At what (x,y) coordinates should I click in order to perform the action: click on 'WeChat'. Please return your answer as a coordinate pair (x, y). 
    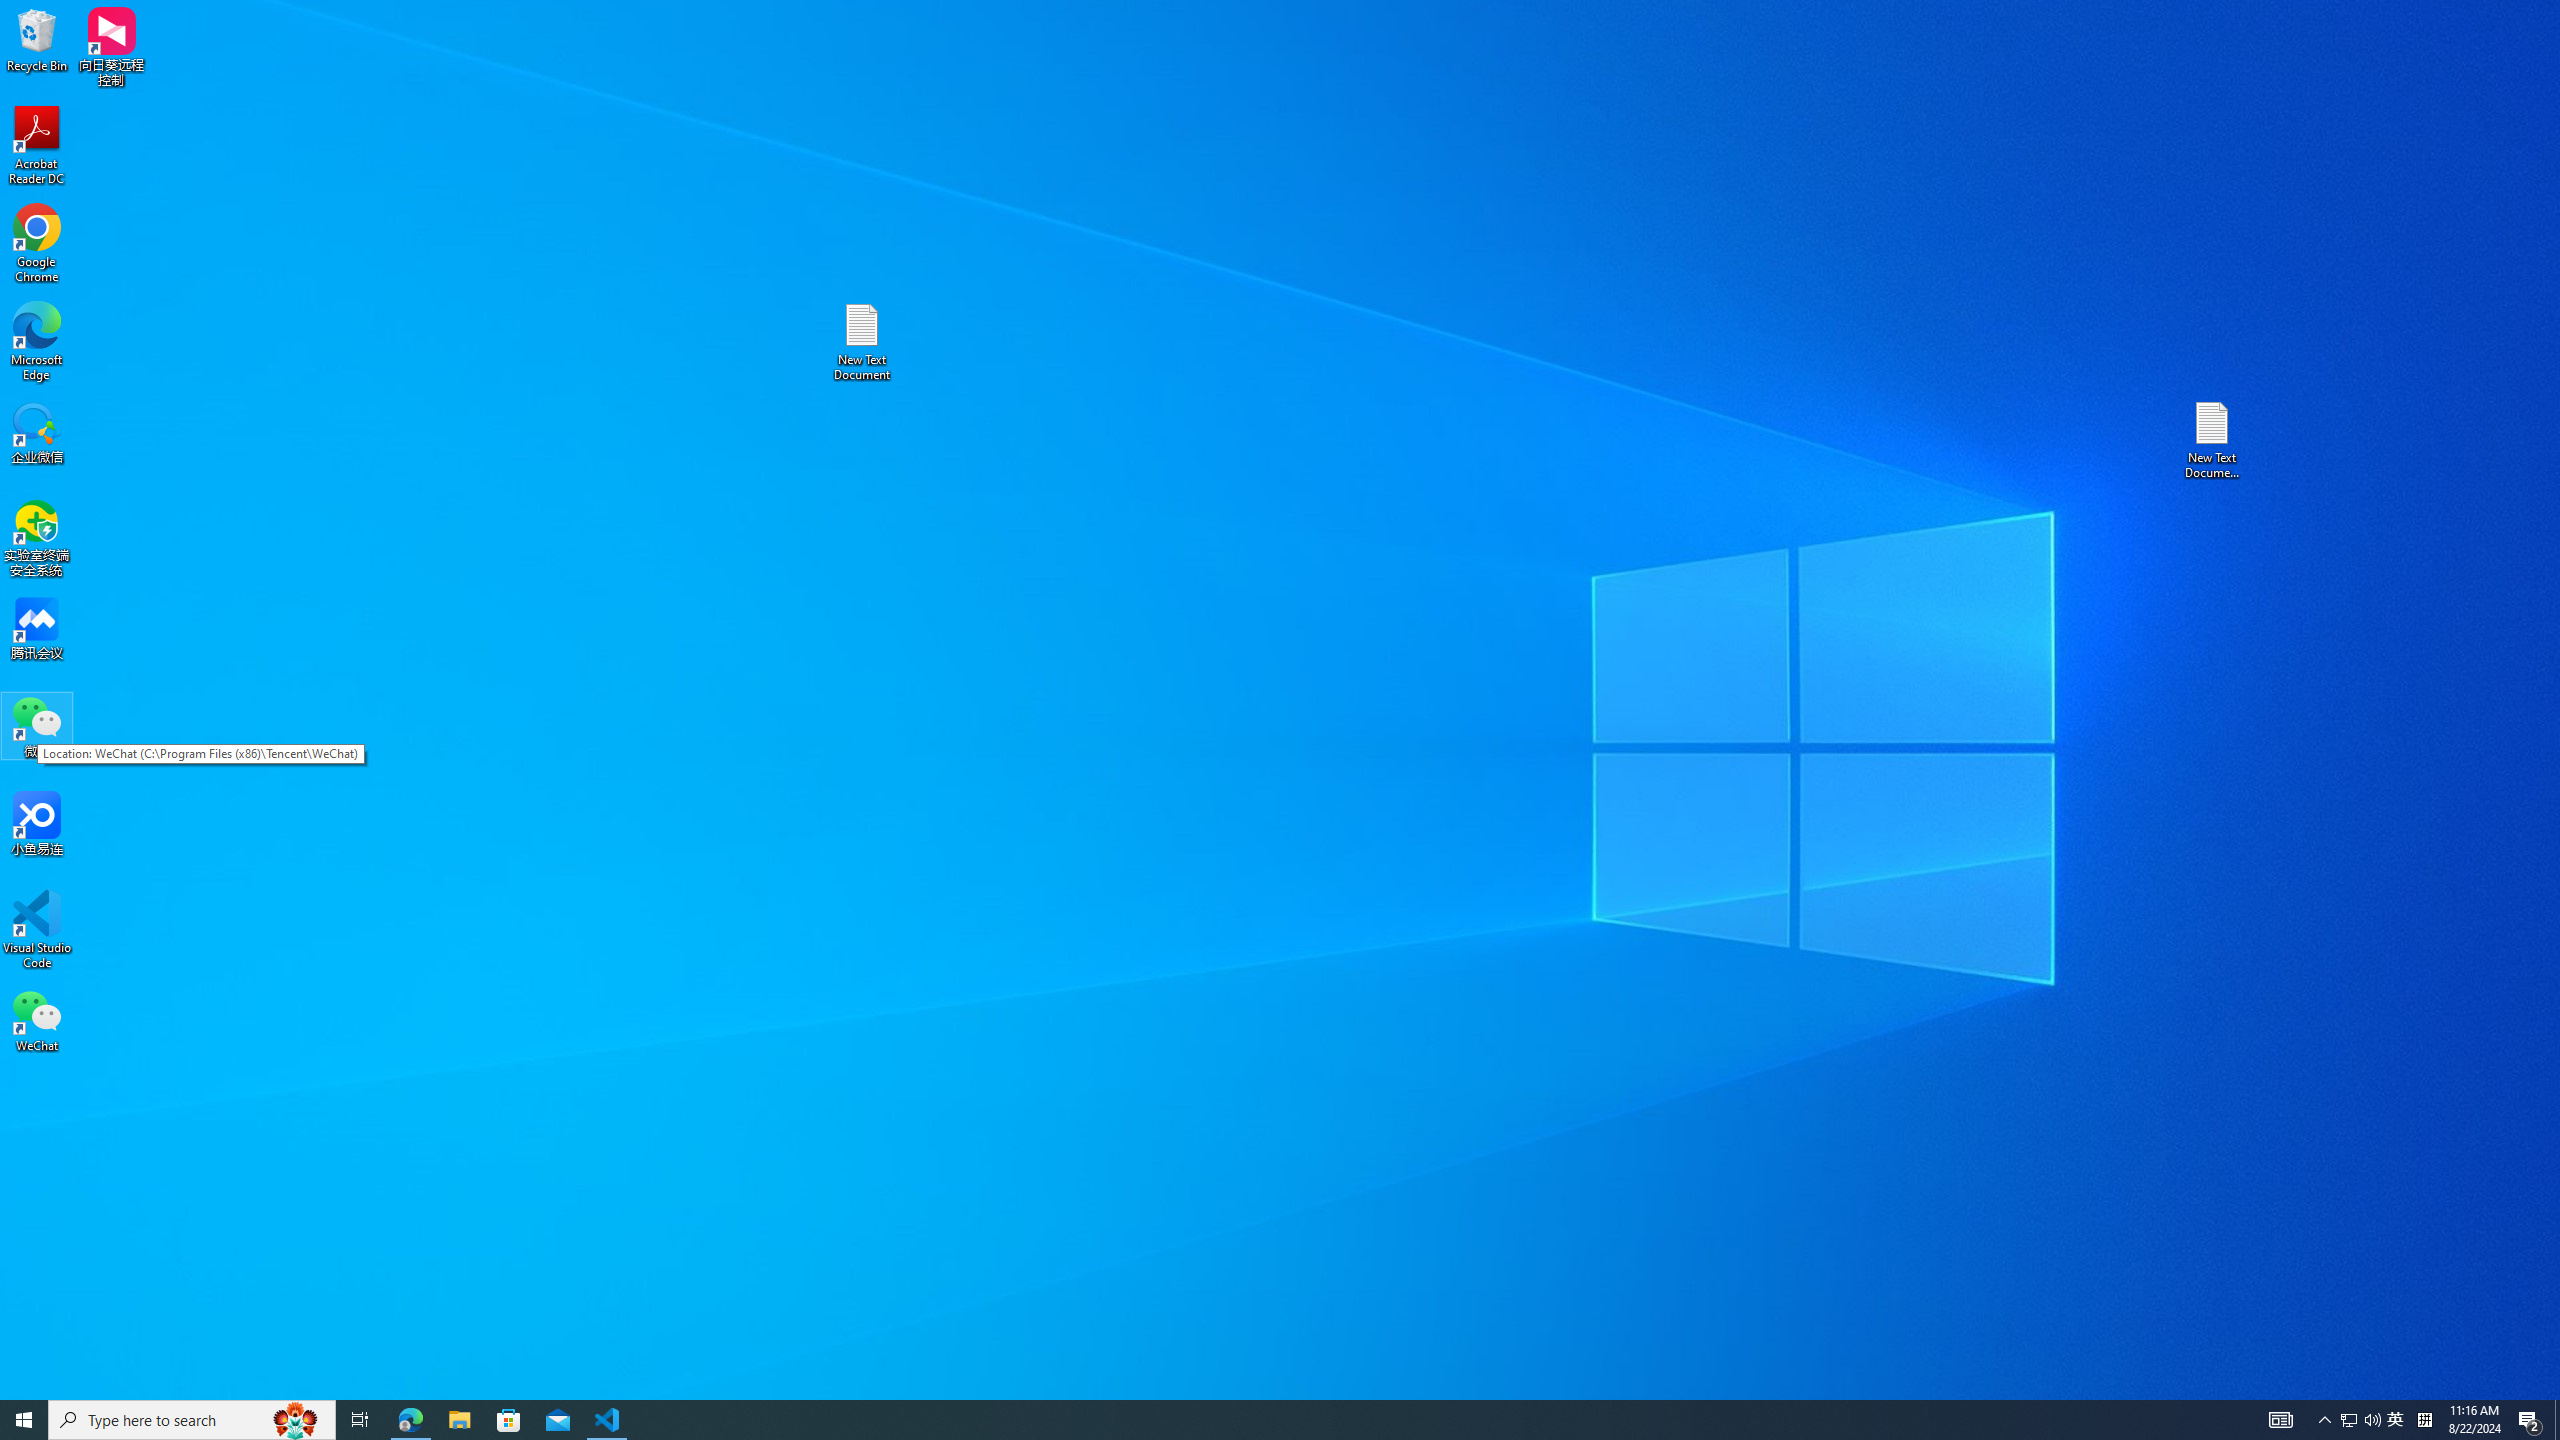
    Looking at the image, I should click on (36, 1019).